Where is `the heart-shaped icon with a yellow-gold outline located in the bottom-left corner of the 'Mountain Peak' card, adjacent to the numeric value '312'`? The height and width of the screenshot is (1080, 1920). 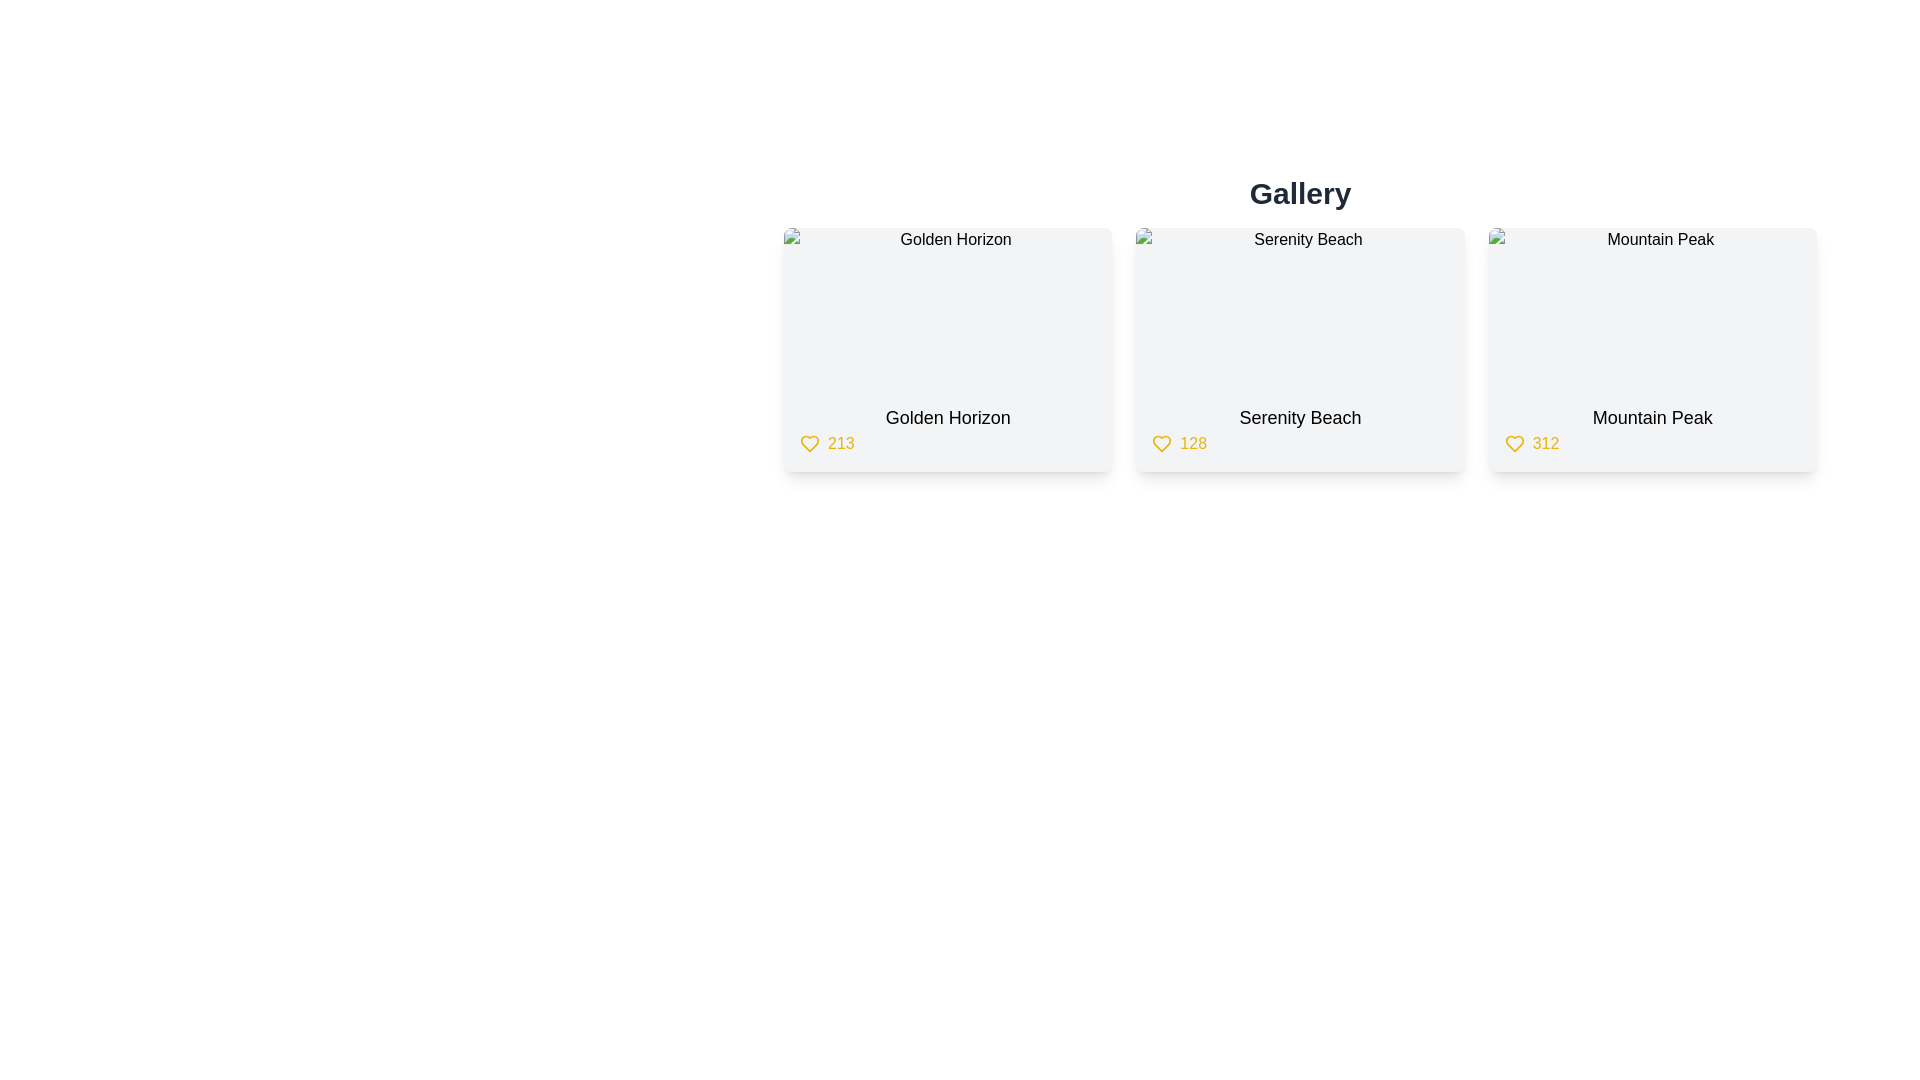 the heart-shaped icon with a yellow-gold outline located in the bottom-left corner of the 'Mountain Peak' card, adjacent to the numeric value '312' is located at coordinates (1514, 442).